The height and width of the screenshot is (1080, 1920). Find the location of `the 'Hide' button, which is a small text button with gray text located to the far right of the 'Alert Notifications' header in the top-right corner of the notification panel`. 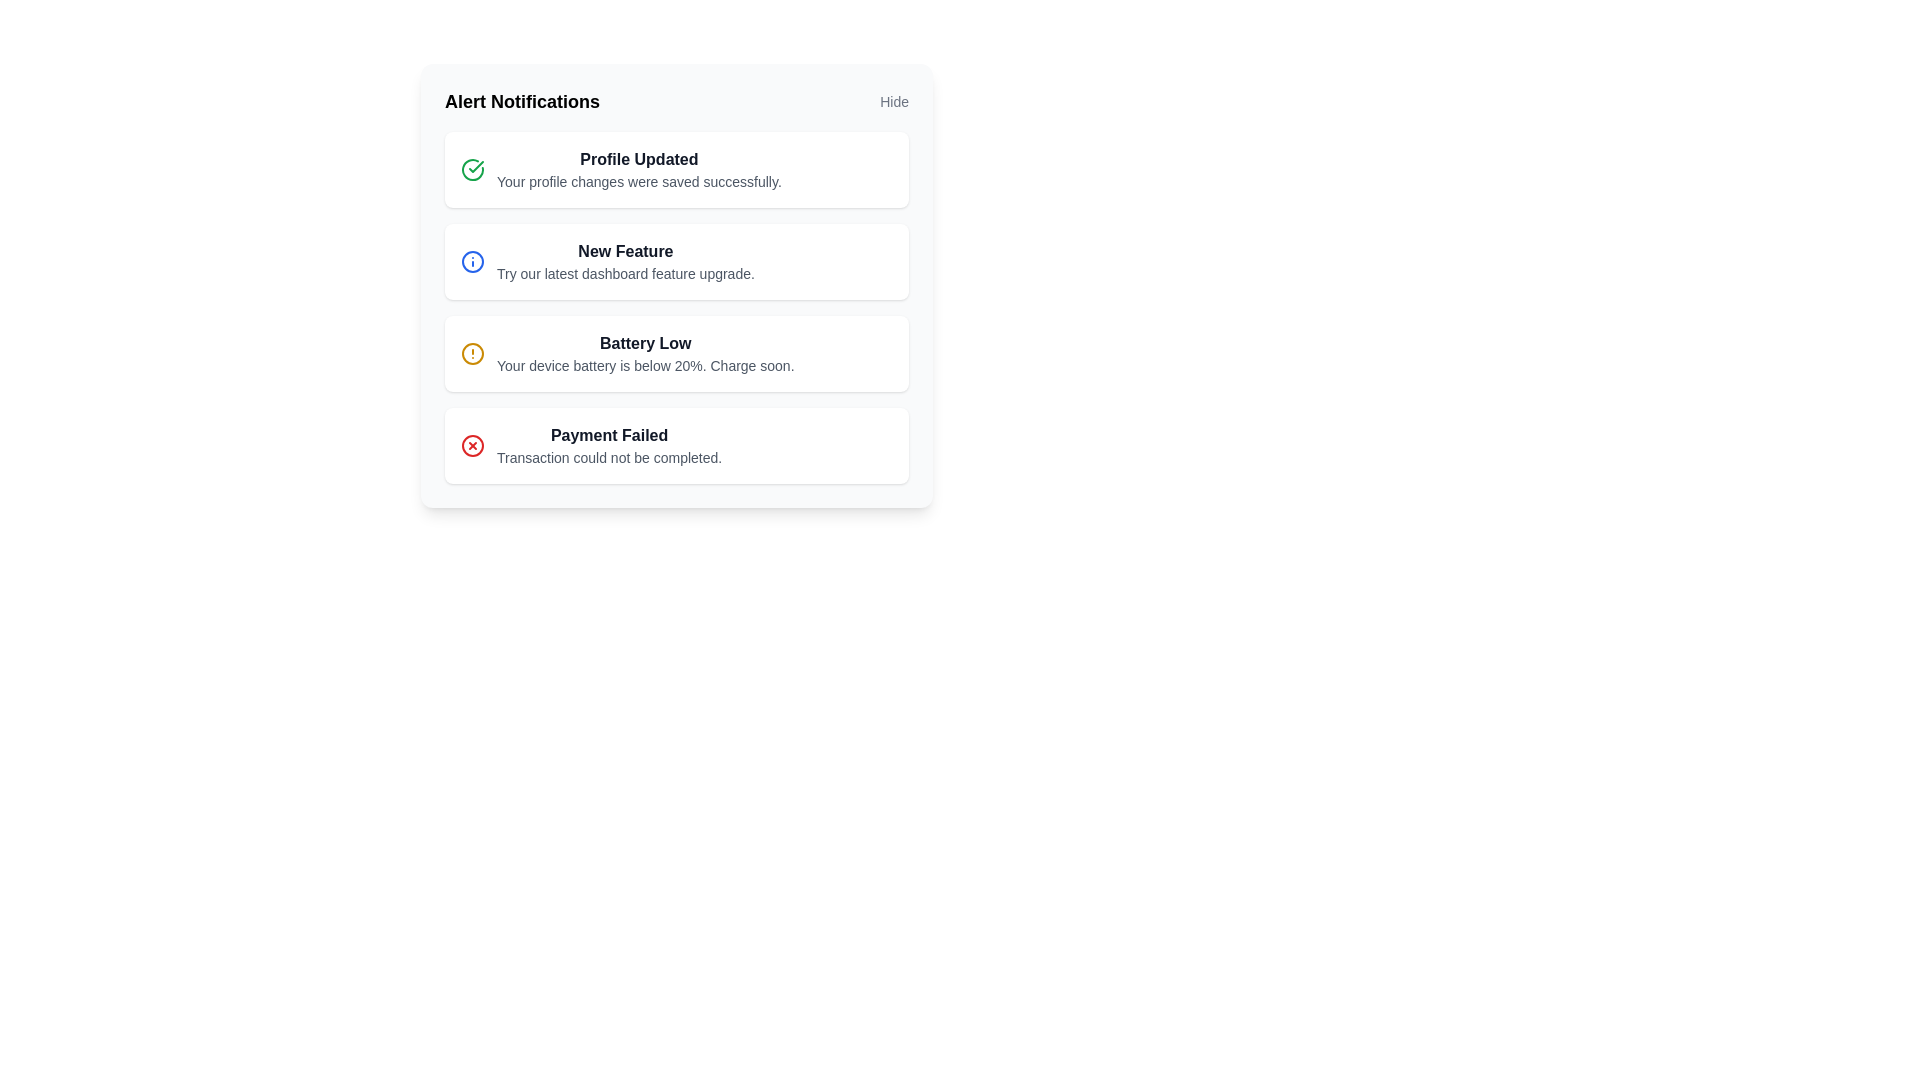

the 'Hide' button, which is a small text button with gray text located to the far right of the 'Alert Notifications' header in the top-right corner of the notification panel is located at coordinates (893, 101).